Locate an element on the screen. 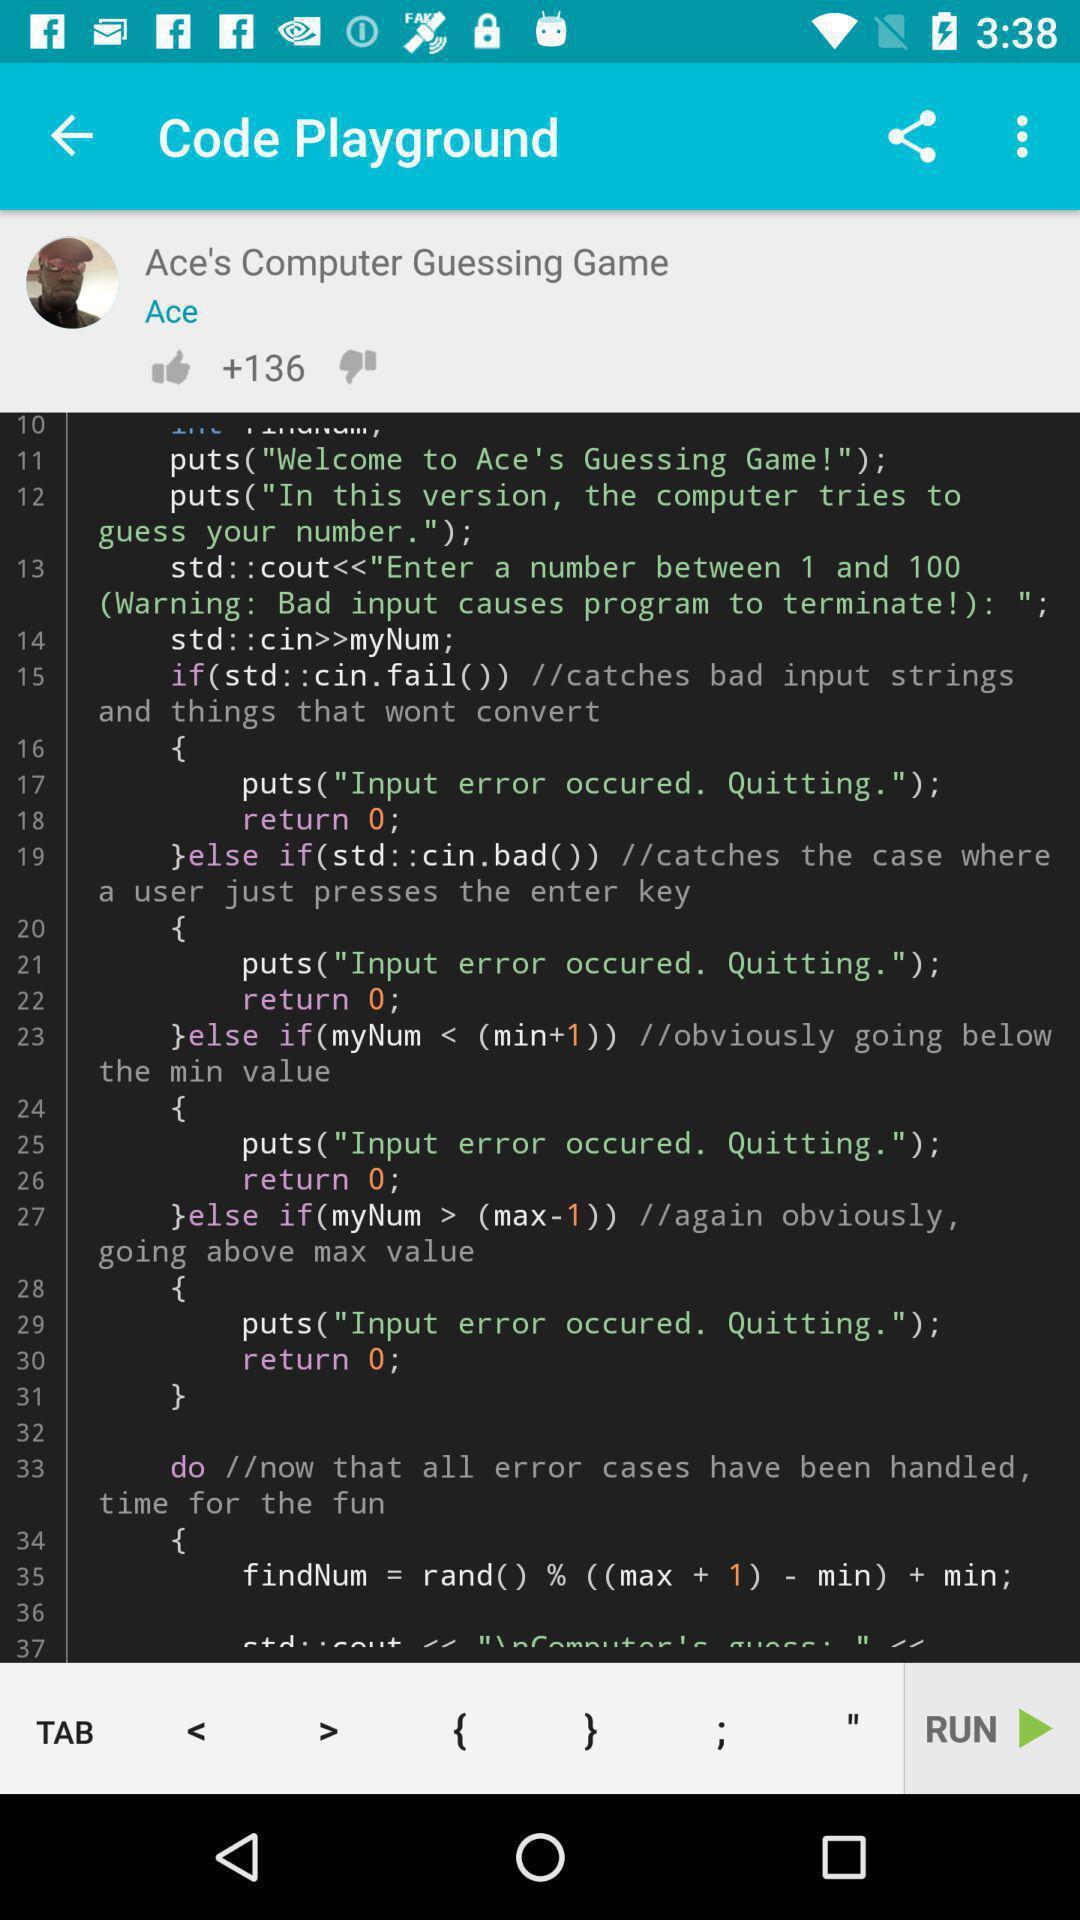 The image size is (1080, 1920). downvote the code is located at coordinates (356, 366).